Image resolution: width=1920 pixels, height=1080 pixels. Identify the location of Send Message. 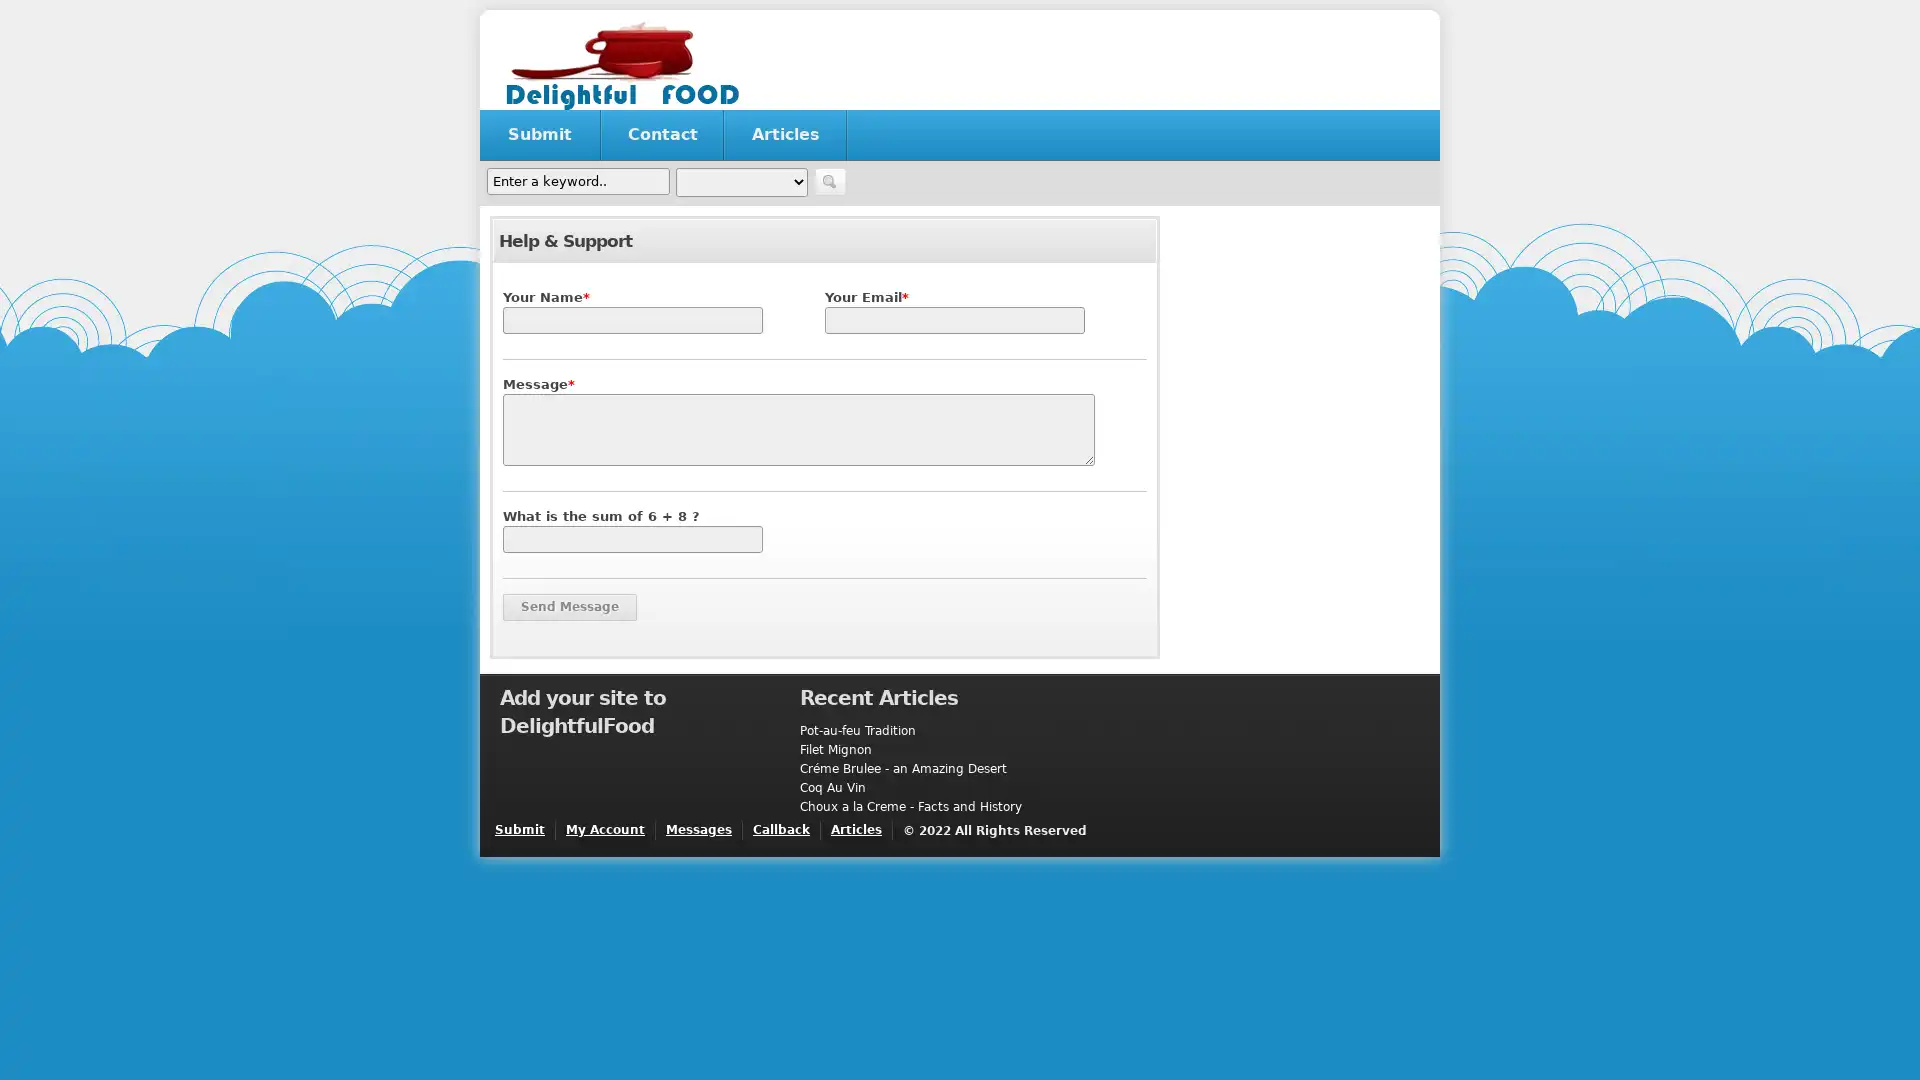
(569, 606).